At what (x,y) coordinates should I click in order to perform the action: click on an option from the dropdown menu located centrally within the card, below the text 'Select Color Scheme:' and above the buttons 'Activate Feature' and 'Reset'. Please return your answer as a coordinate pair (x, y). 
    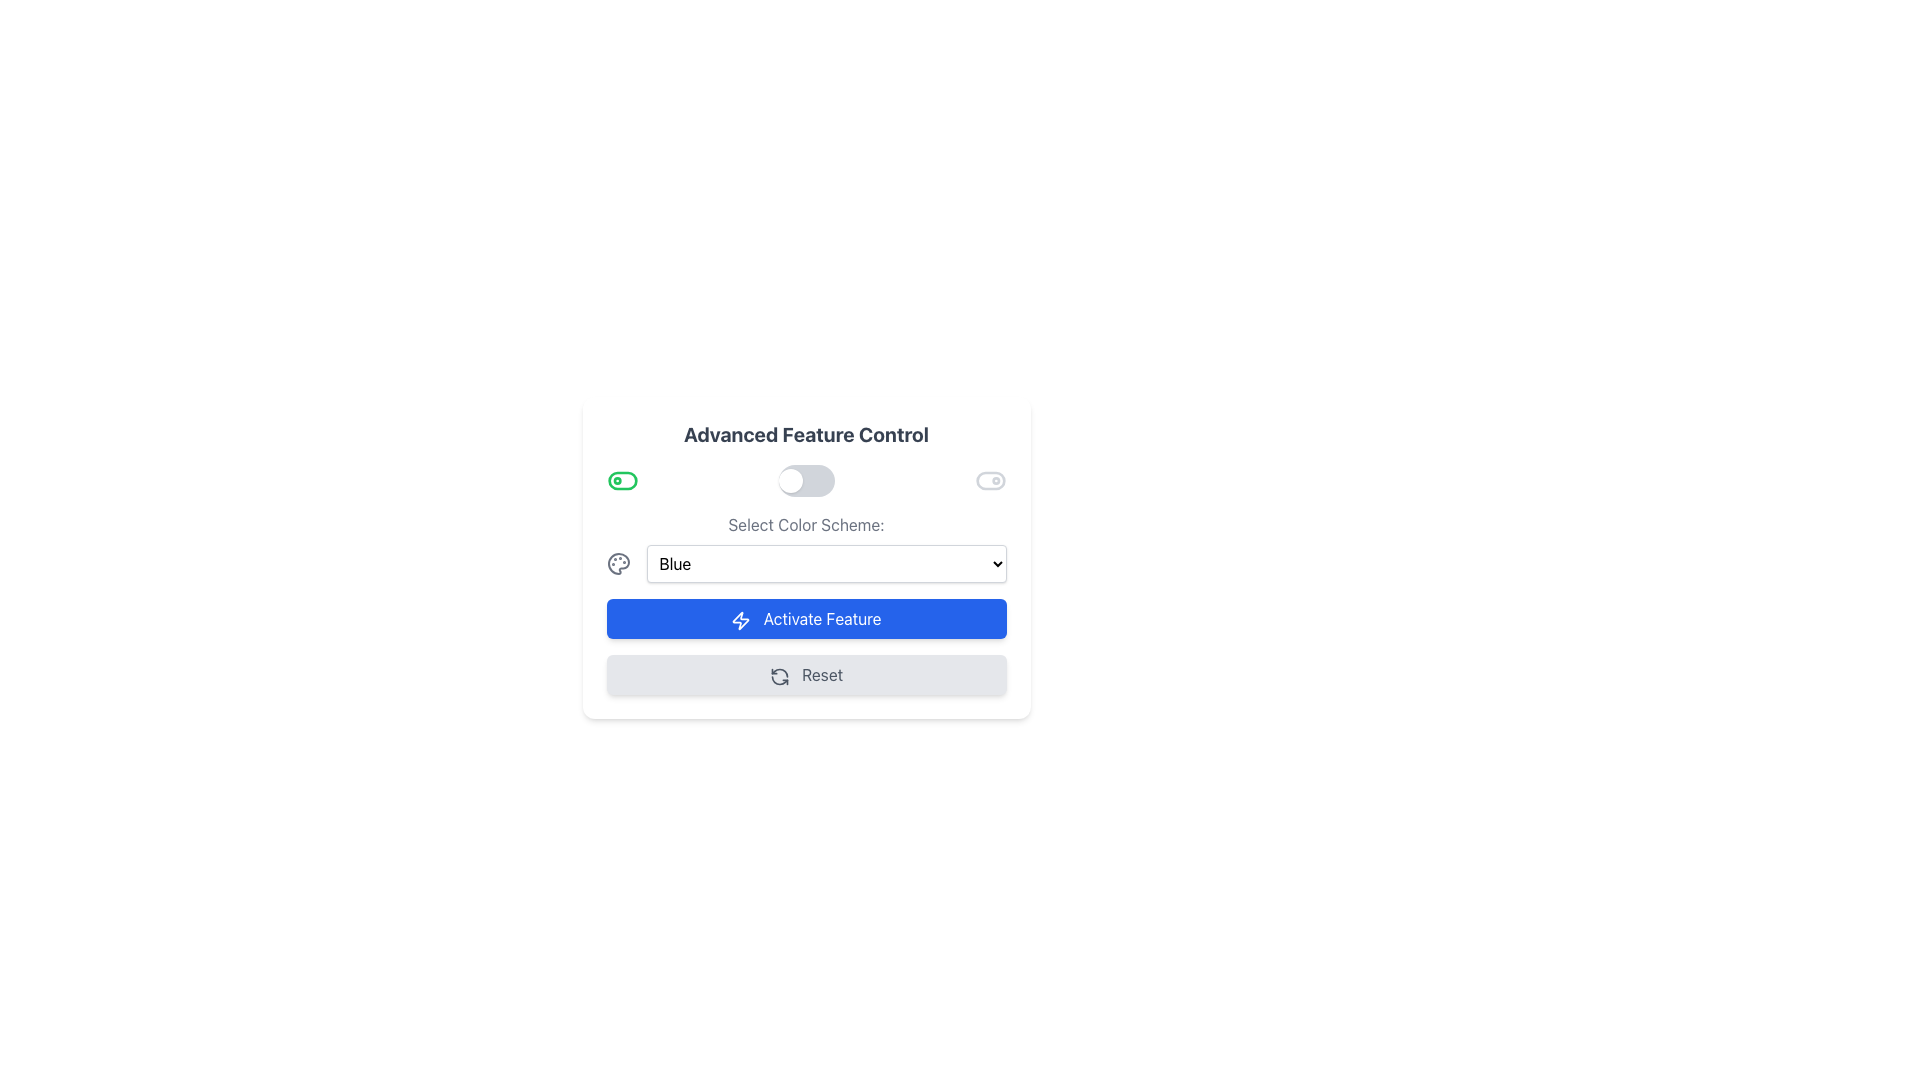
    Looking at the image, I should click on (806, 558).